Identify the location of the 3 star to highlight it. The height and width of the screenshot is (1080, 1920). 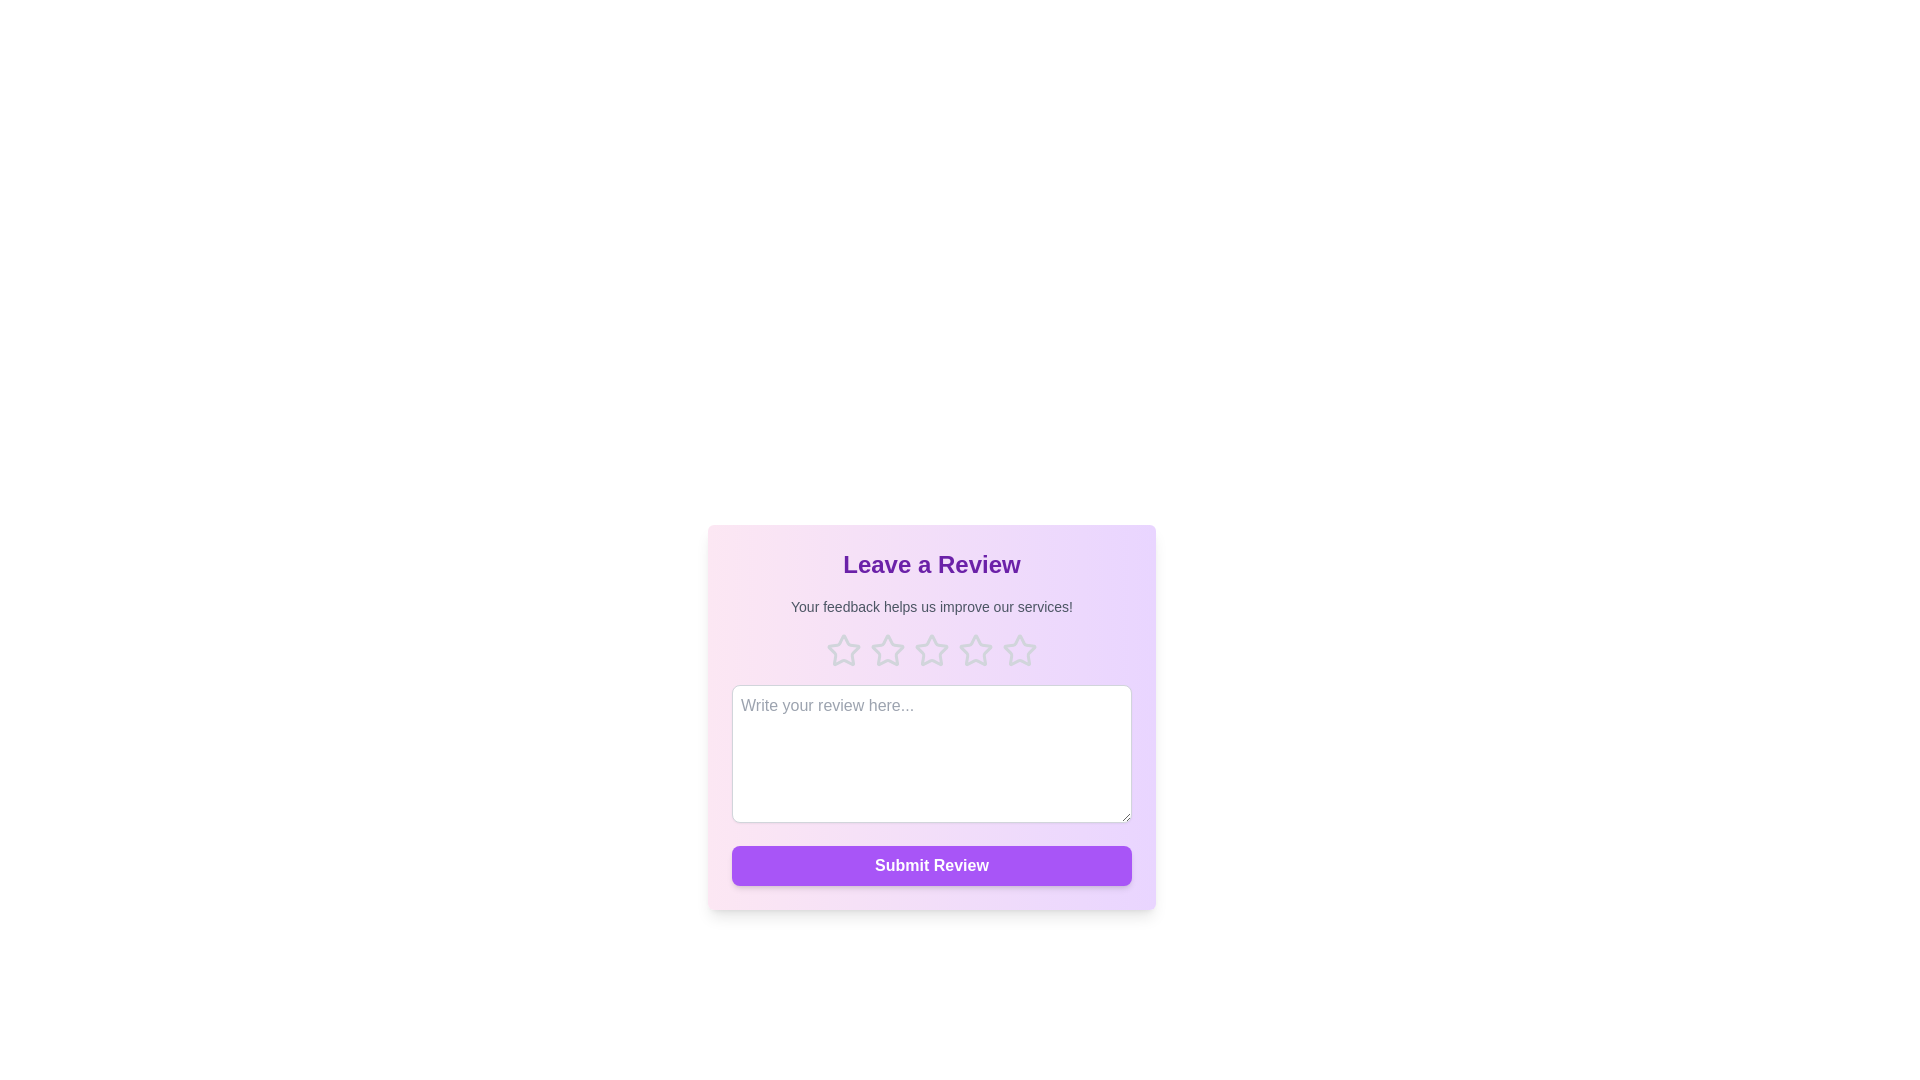
(930, 651).